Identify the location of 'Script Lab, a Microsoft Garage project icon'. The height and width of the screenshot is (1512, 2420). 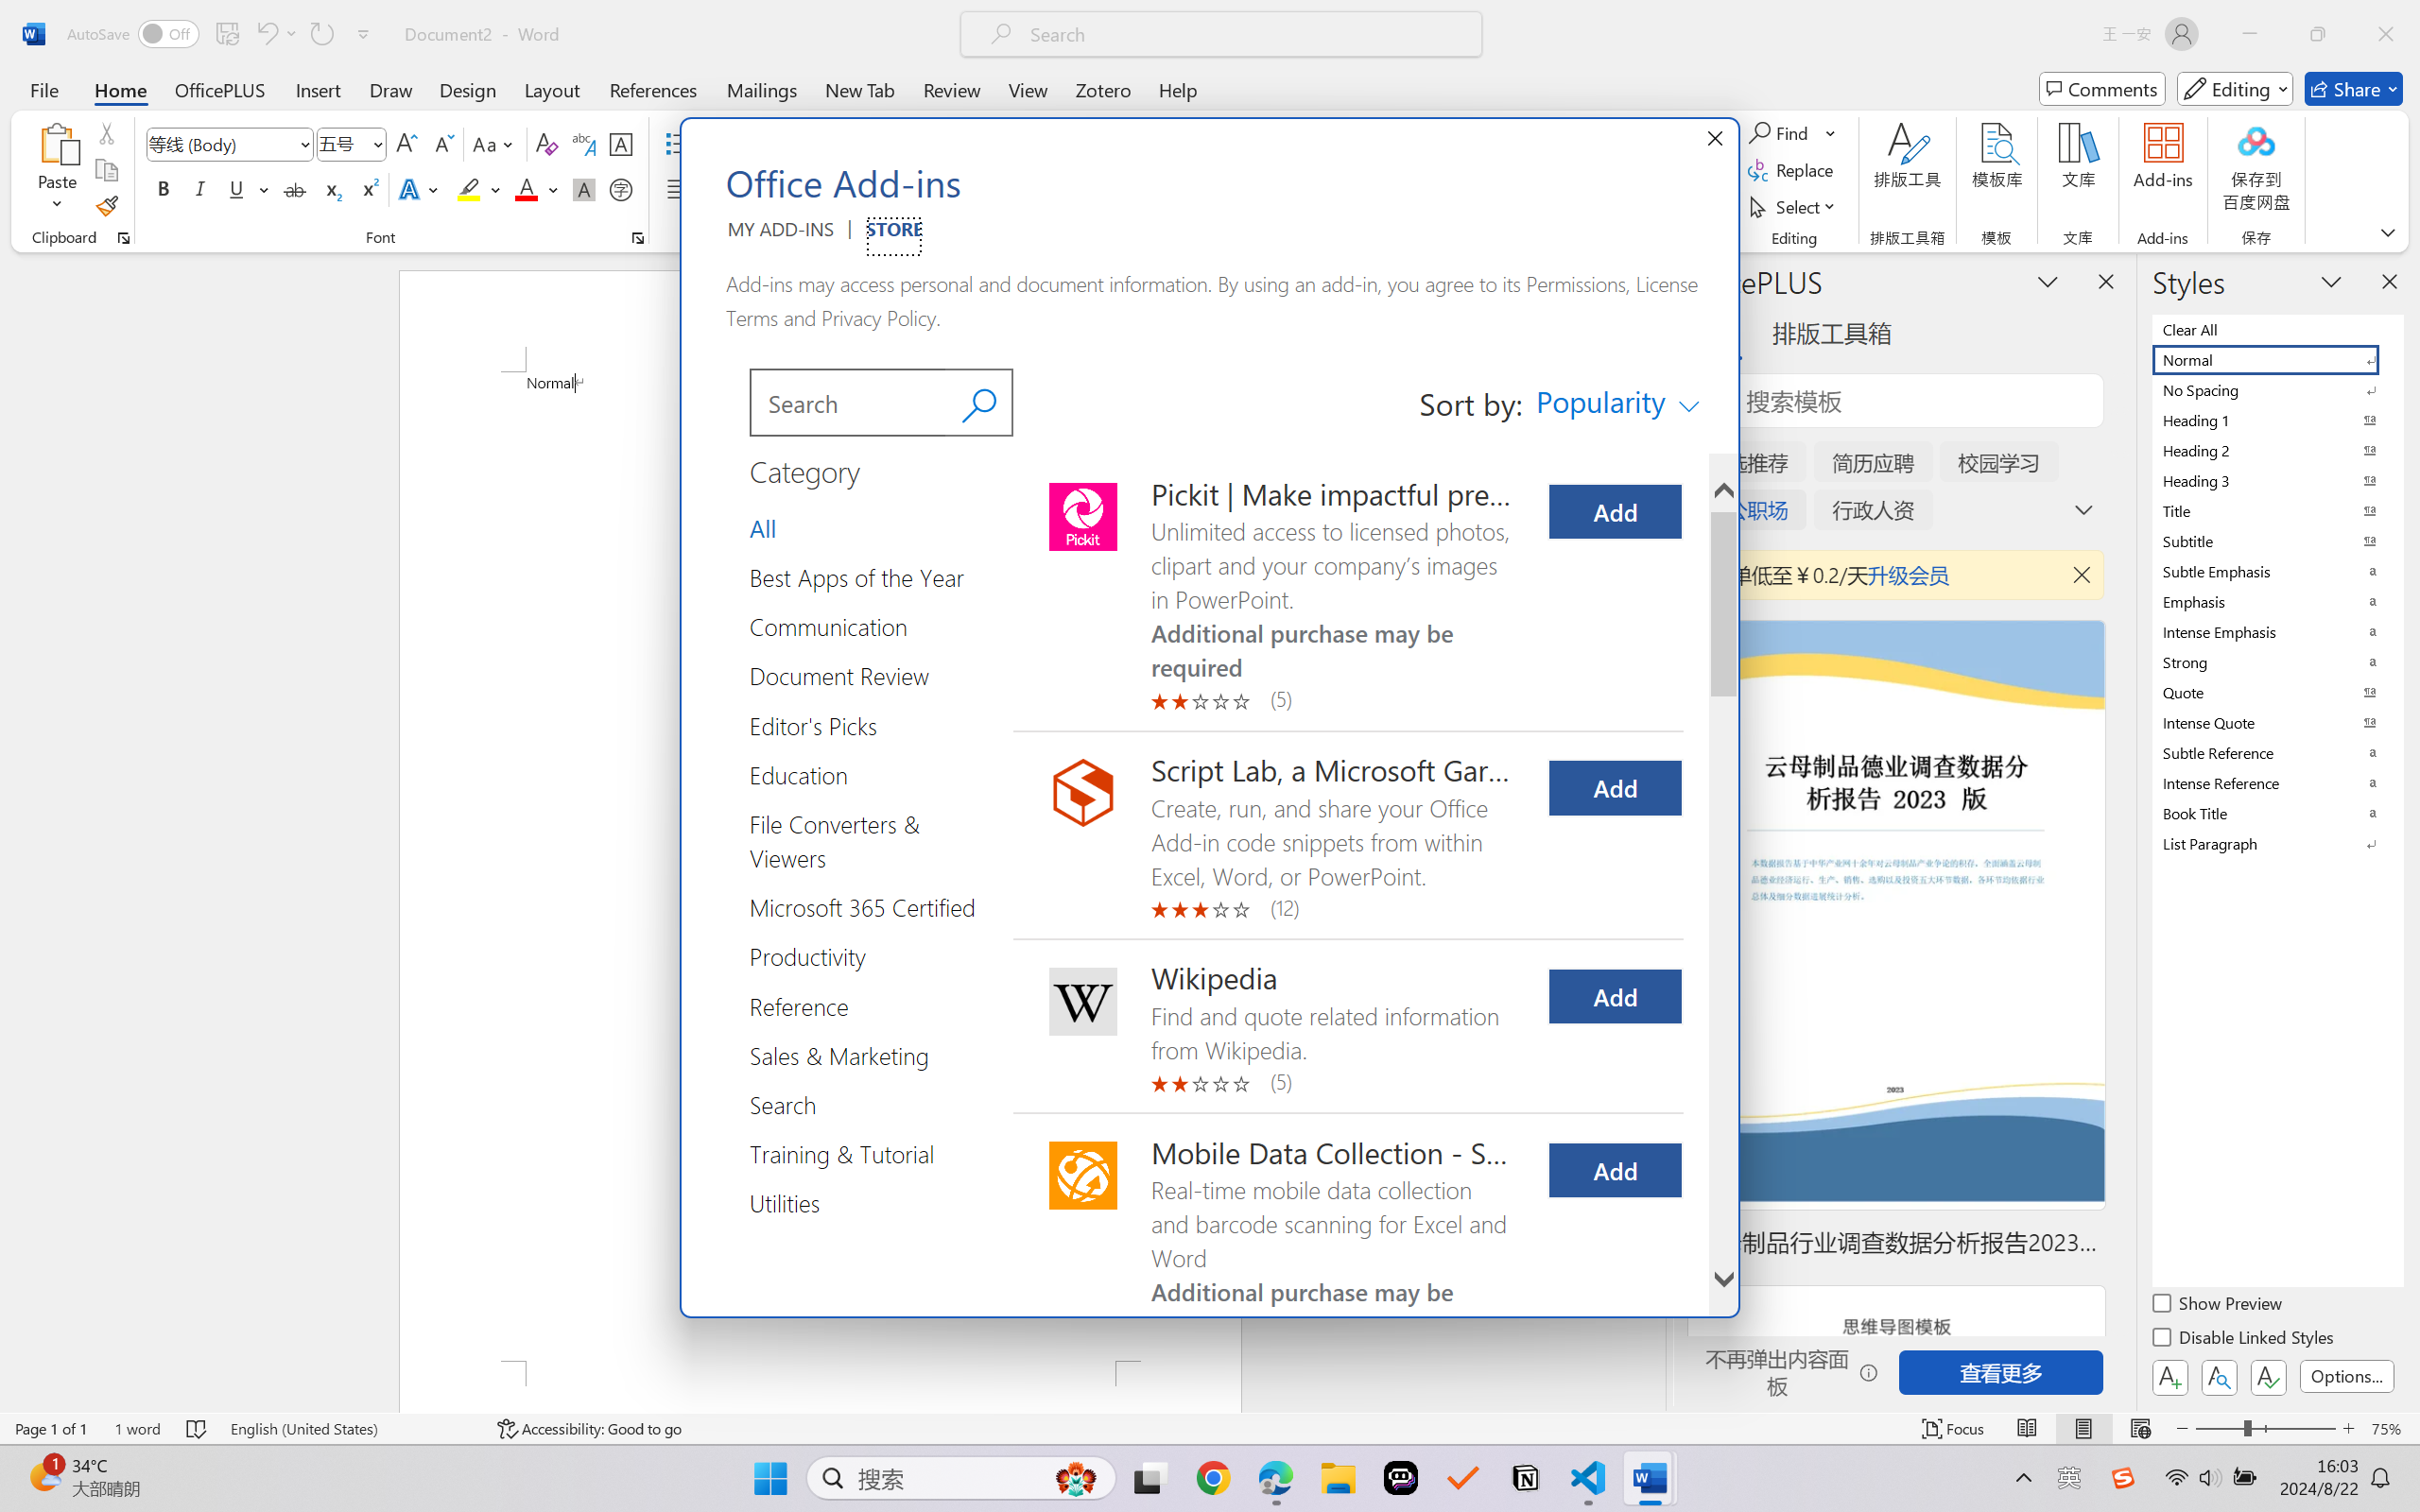
(1082, 792).